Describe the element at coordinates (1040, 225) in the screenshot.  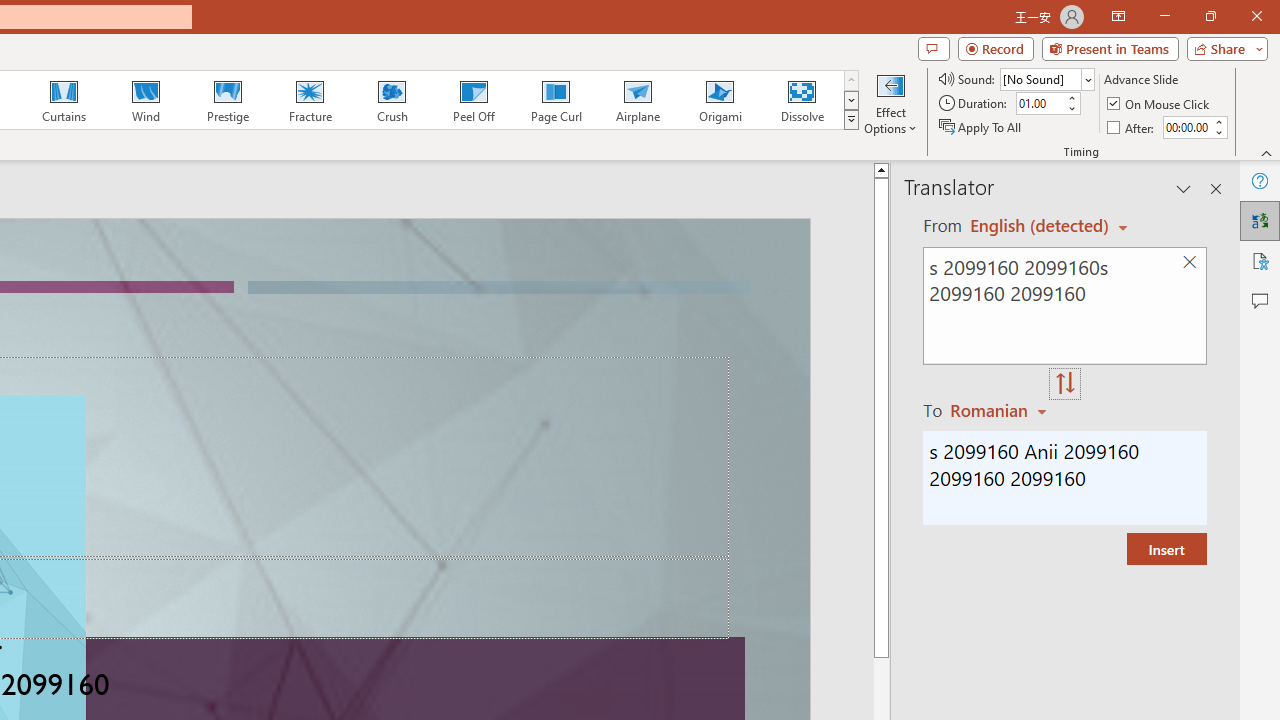
I see `'Czech (detected)'` at that location.